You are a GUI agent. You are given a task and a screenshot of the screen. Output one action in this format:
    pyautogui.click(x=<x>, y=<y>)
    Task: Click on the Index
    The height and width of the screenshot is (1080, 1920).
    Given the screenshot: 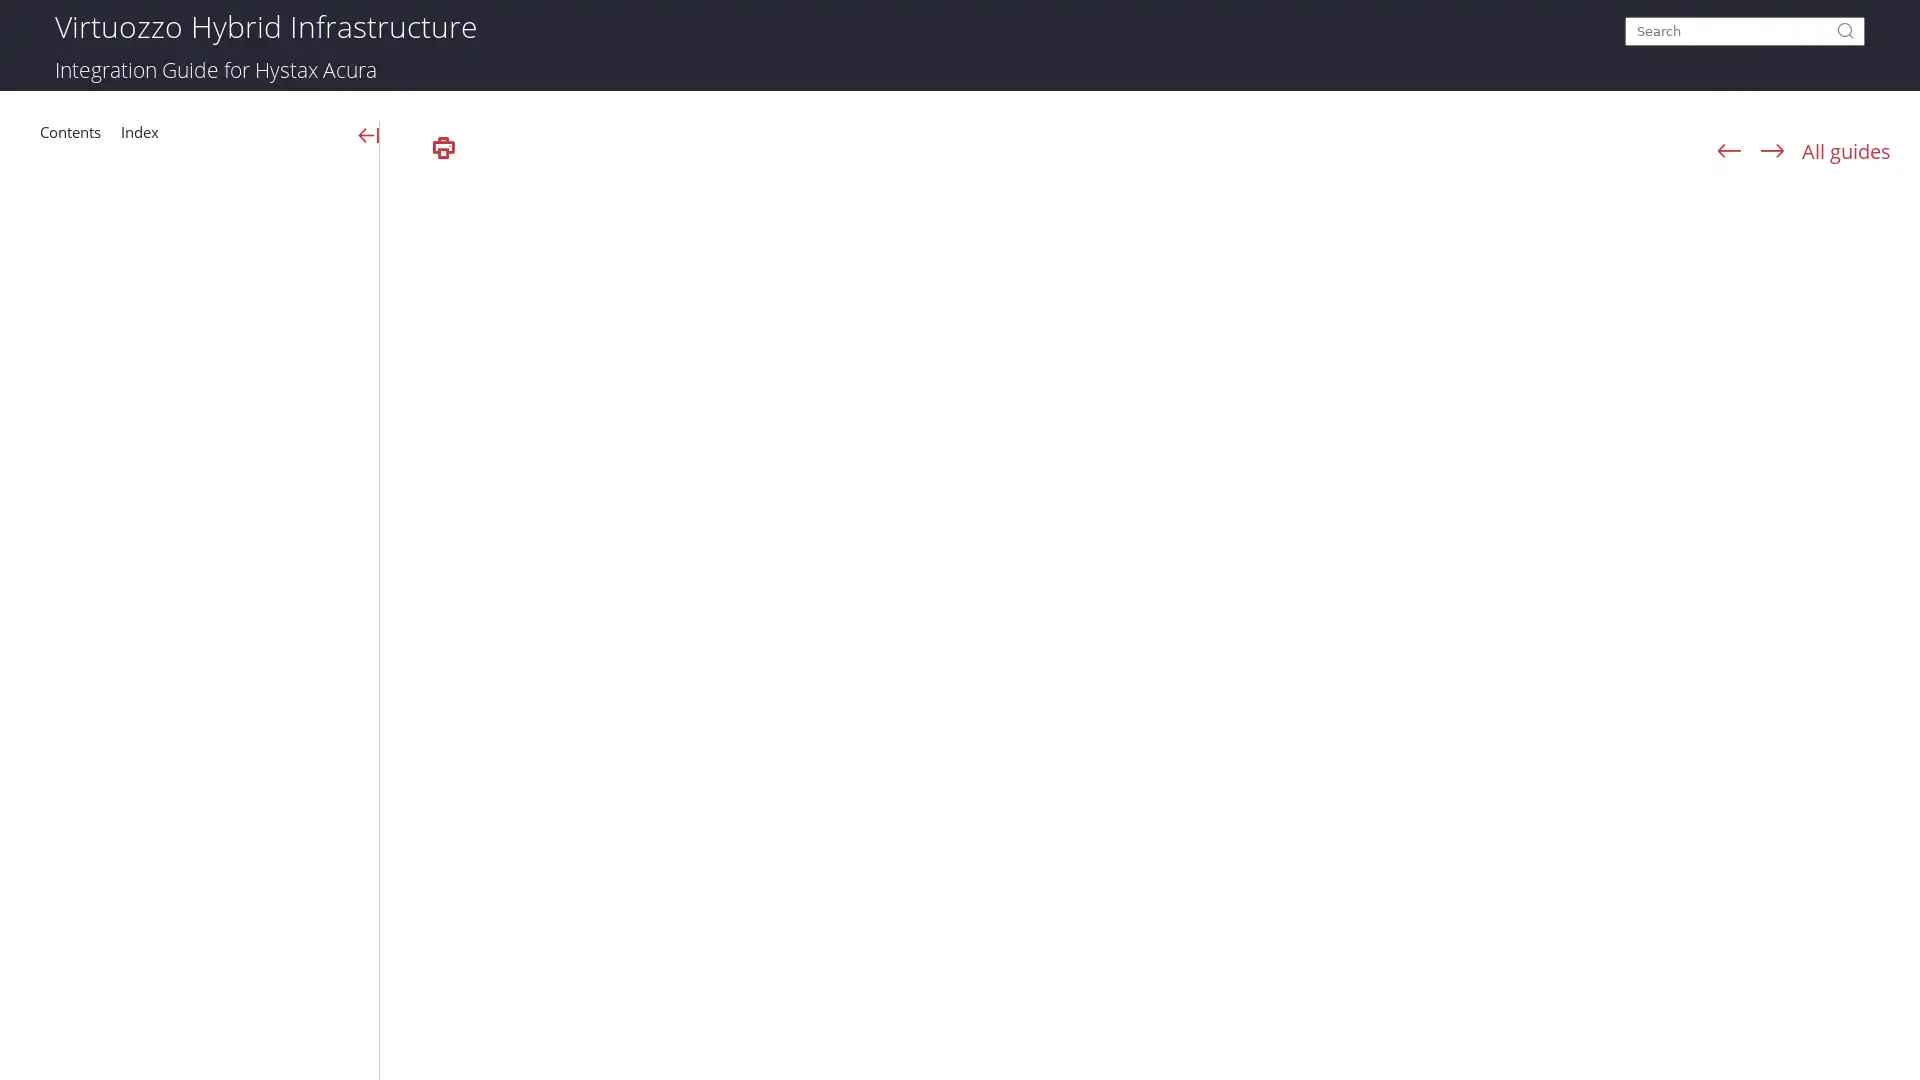 What is the action you would take?
    pyautogui.click(x=164, y=137)
    